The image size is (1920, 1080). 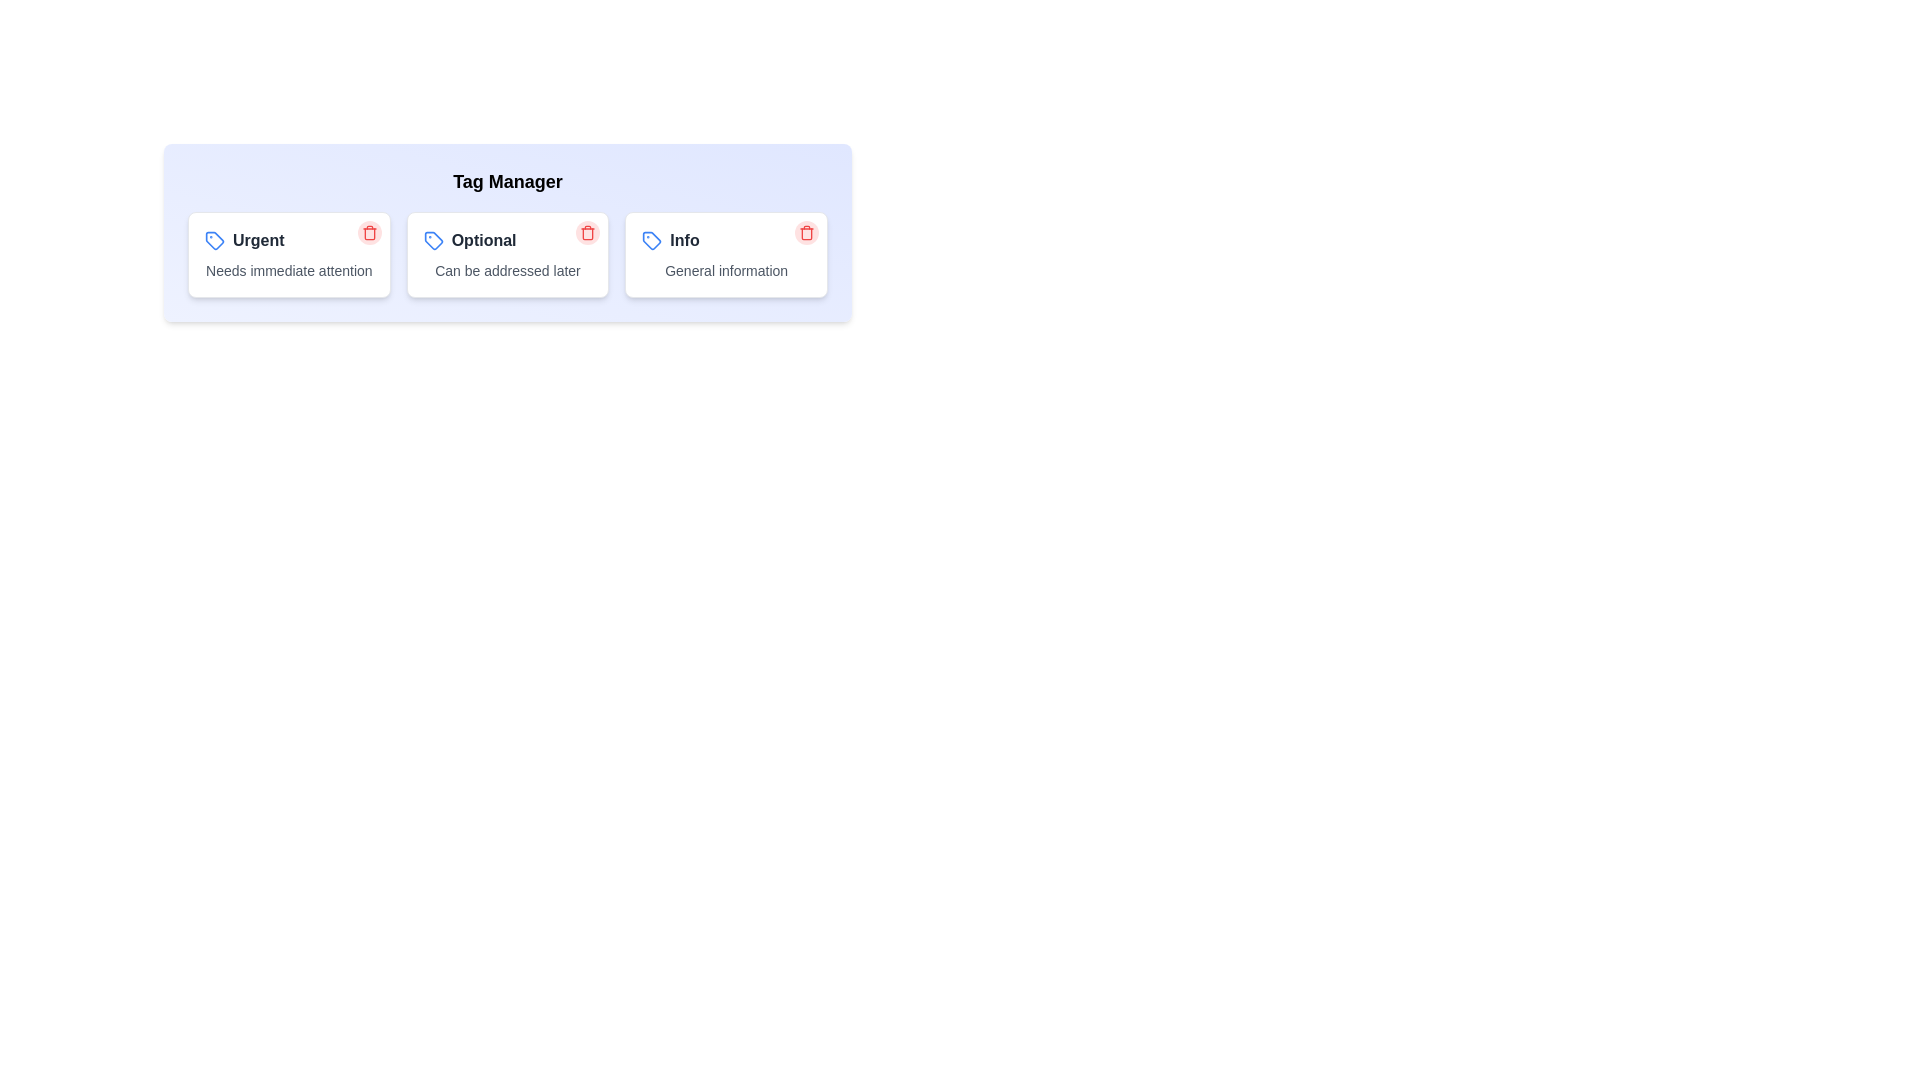 What do you see at coordinates (369, 231) in the screenshot?
I see `the trash icon of the tag labeled Urgent to delete it` at bounding box center [369, 231].